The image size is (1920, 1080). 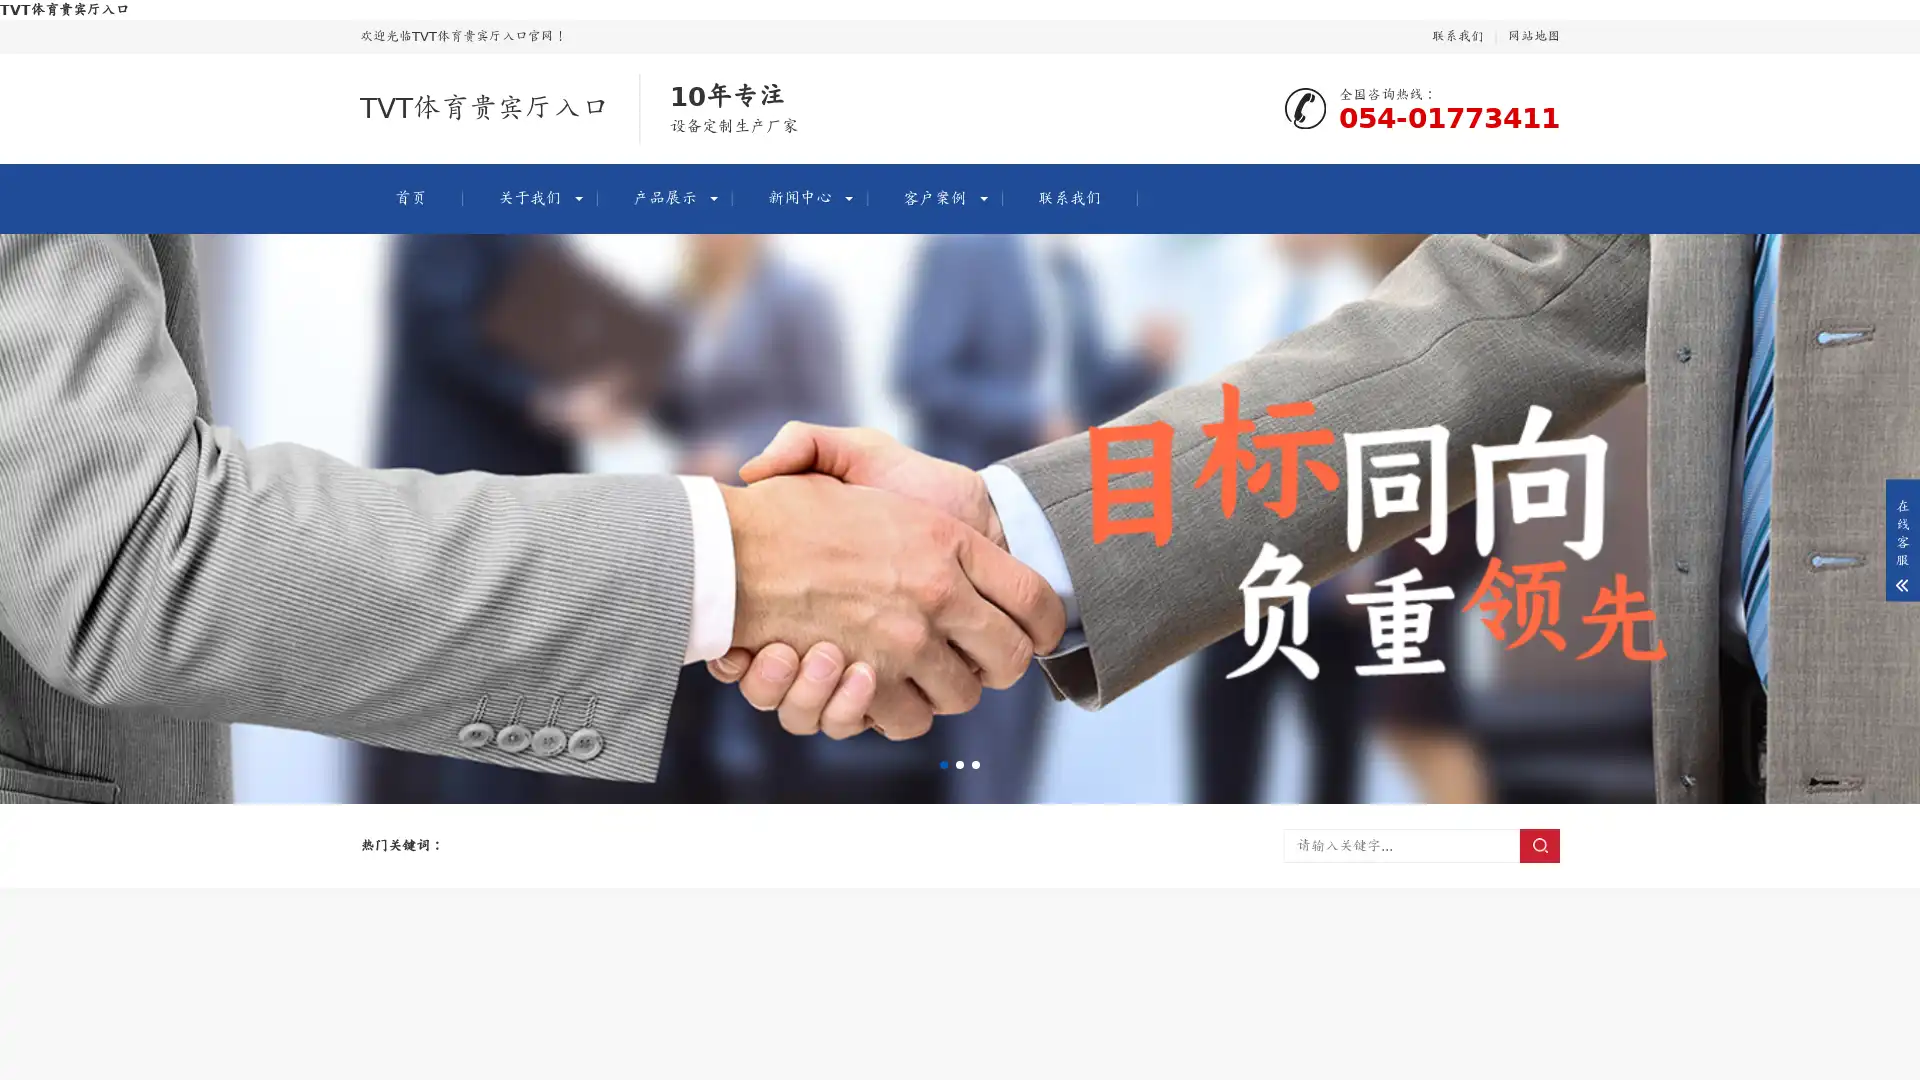 I want to click on Go to slide 2, so click(x=960, y=764).